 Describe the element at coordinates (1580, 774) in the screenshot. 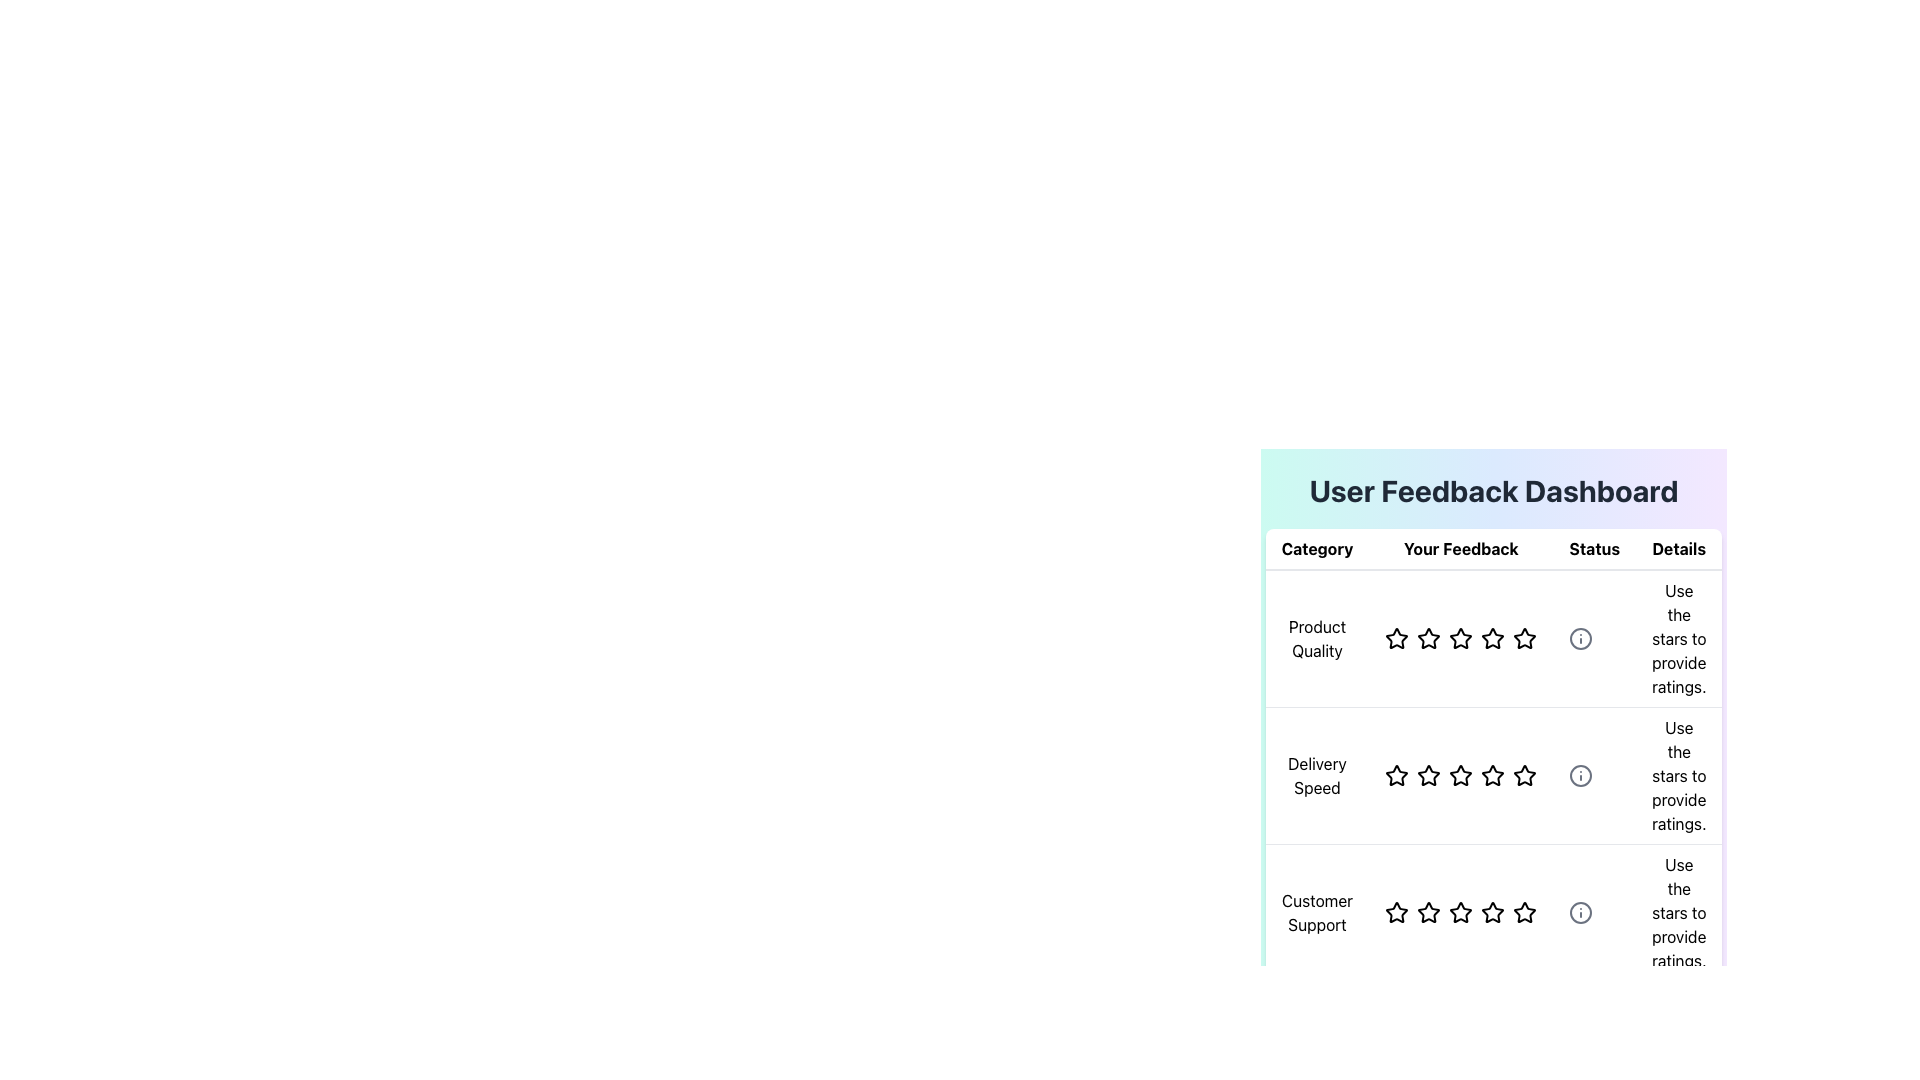

I see `the circular 'info' icon located in the 'Details' column under the 'Delivery Speed' row of the User Feedback Dashboard table` at that location.